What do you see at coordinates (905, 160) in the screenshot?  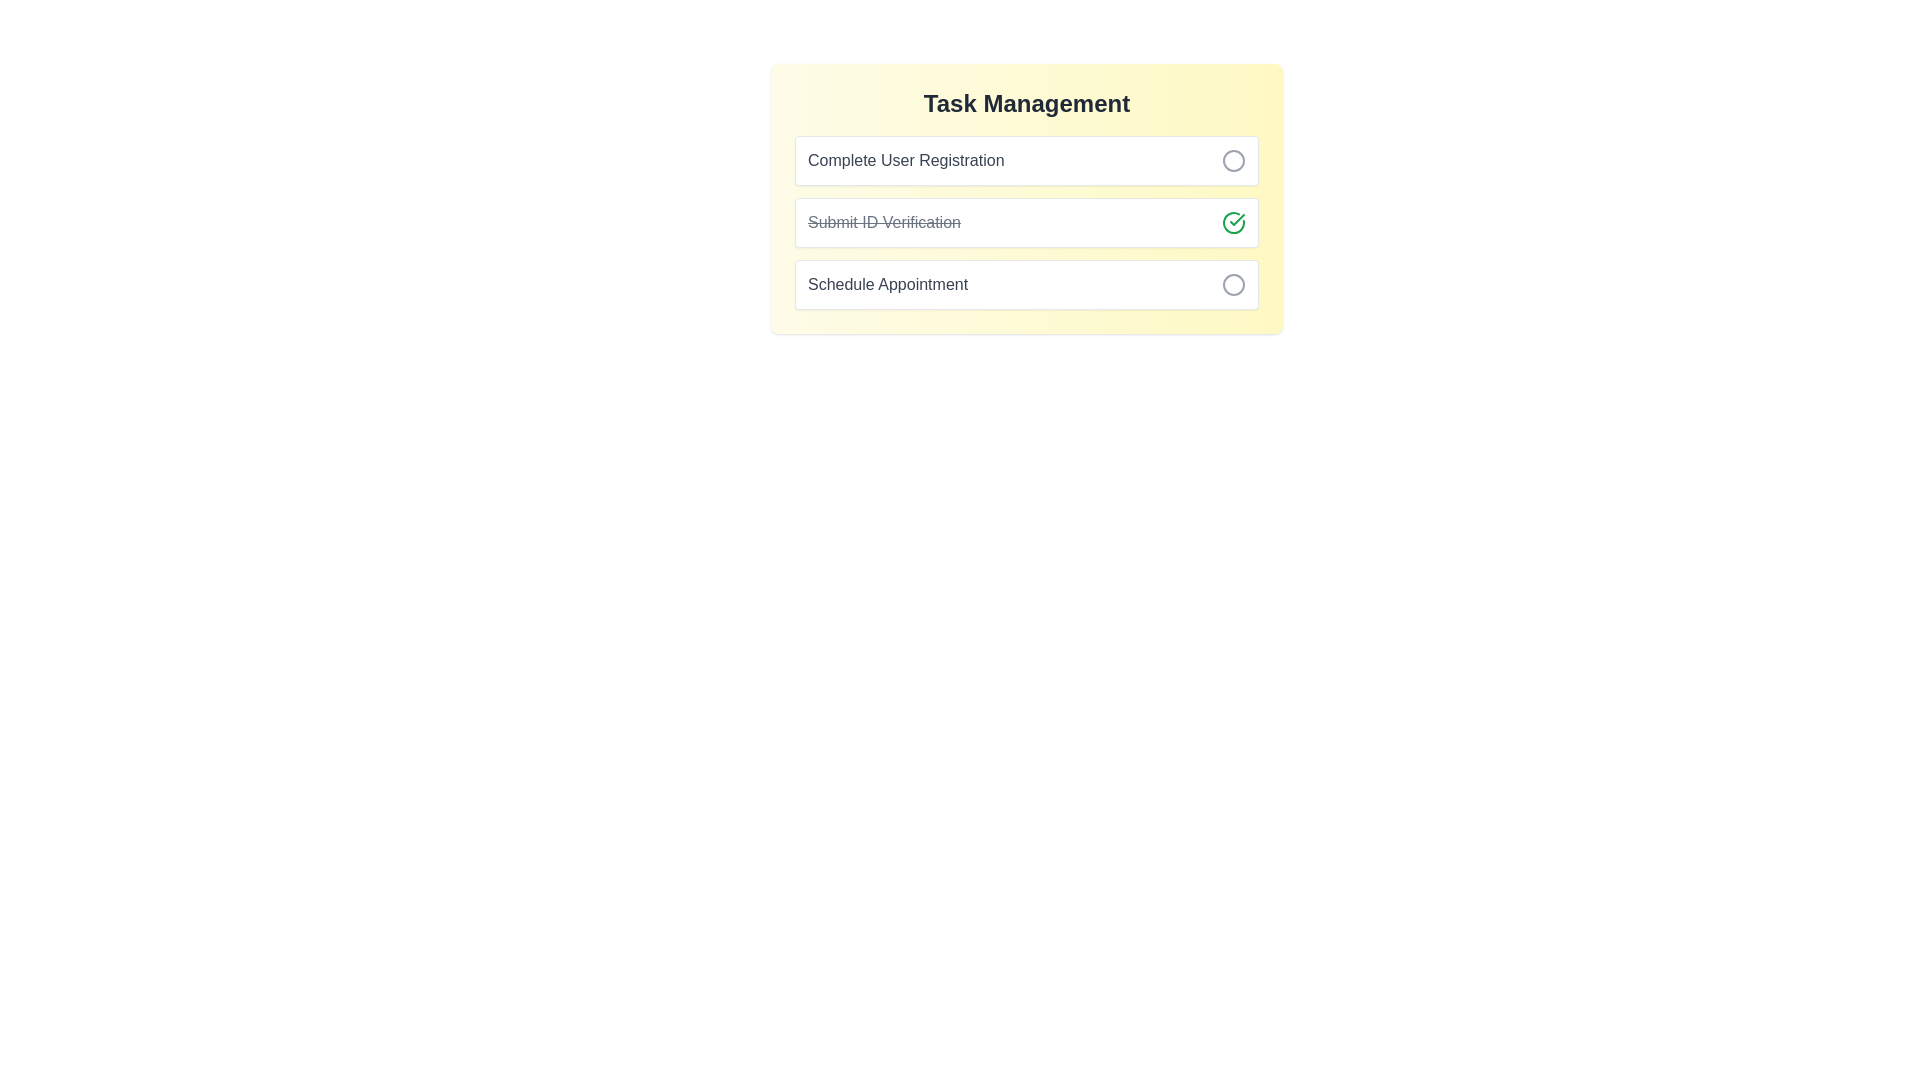 I see `the text label displaying 'Complete User Registration', which is centrally positioned under the 'Task Management' header and aligned to the left of its siblings` at bounding box center [905, 160].